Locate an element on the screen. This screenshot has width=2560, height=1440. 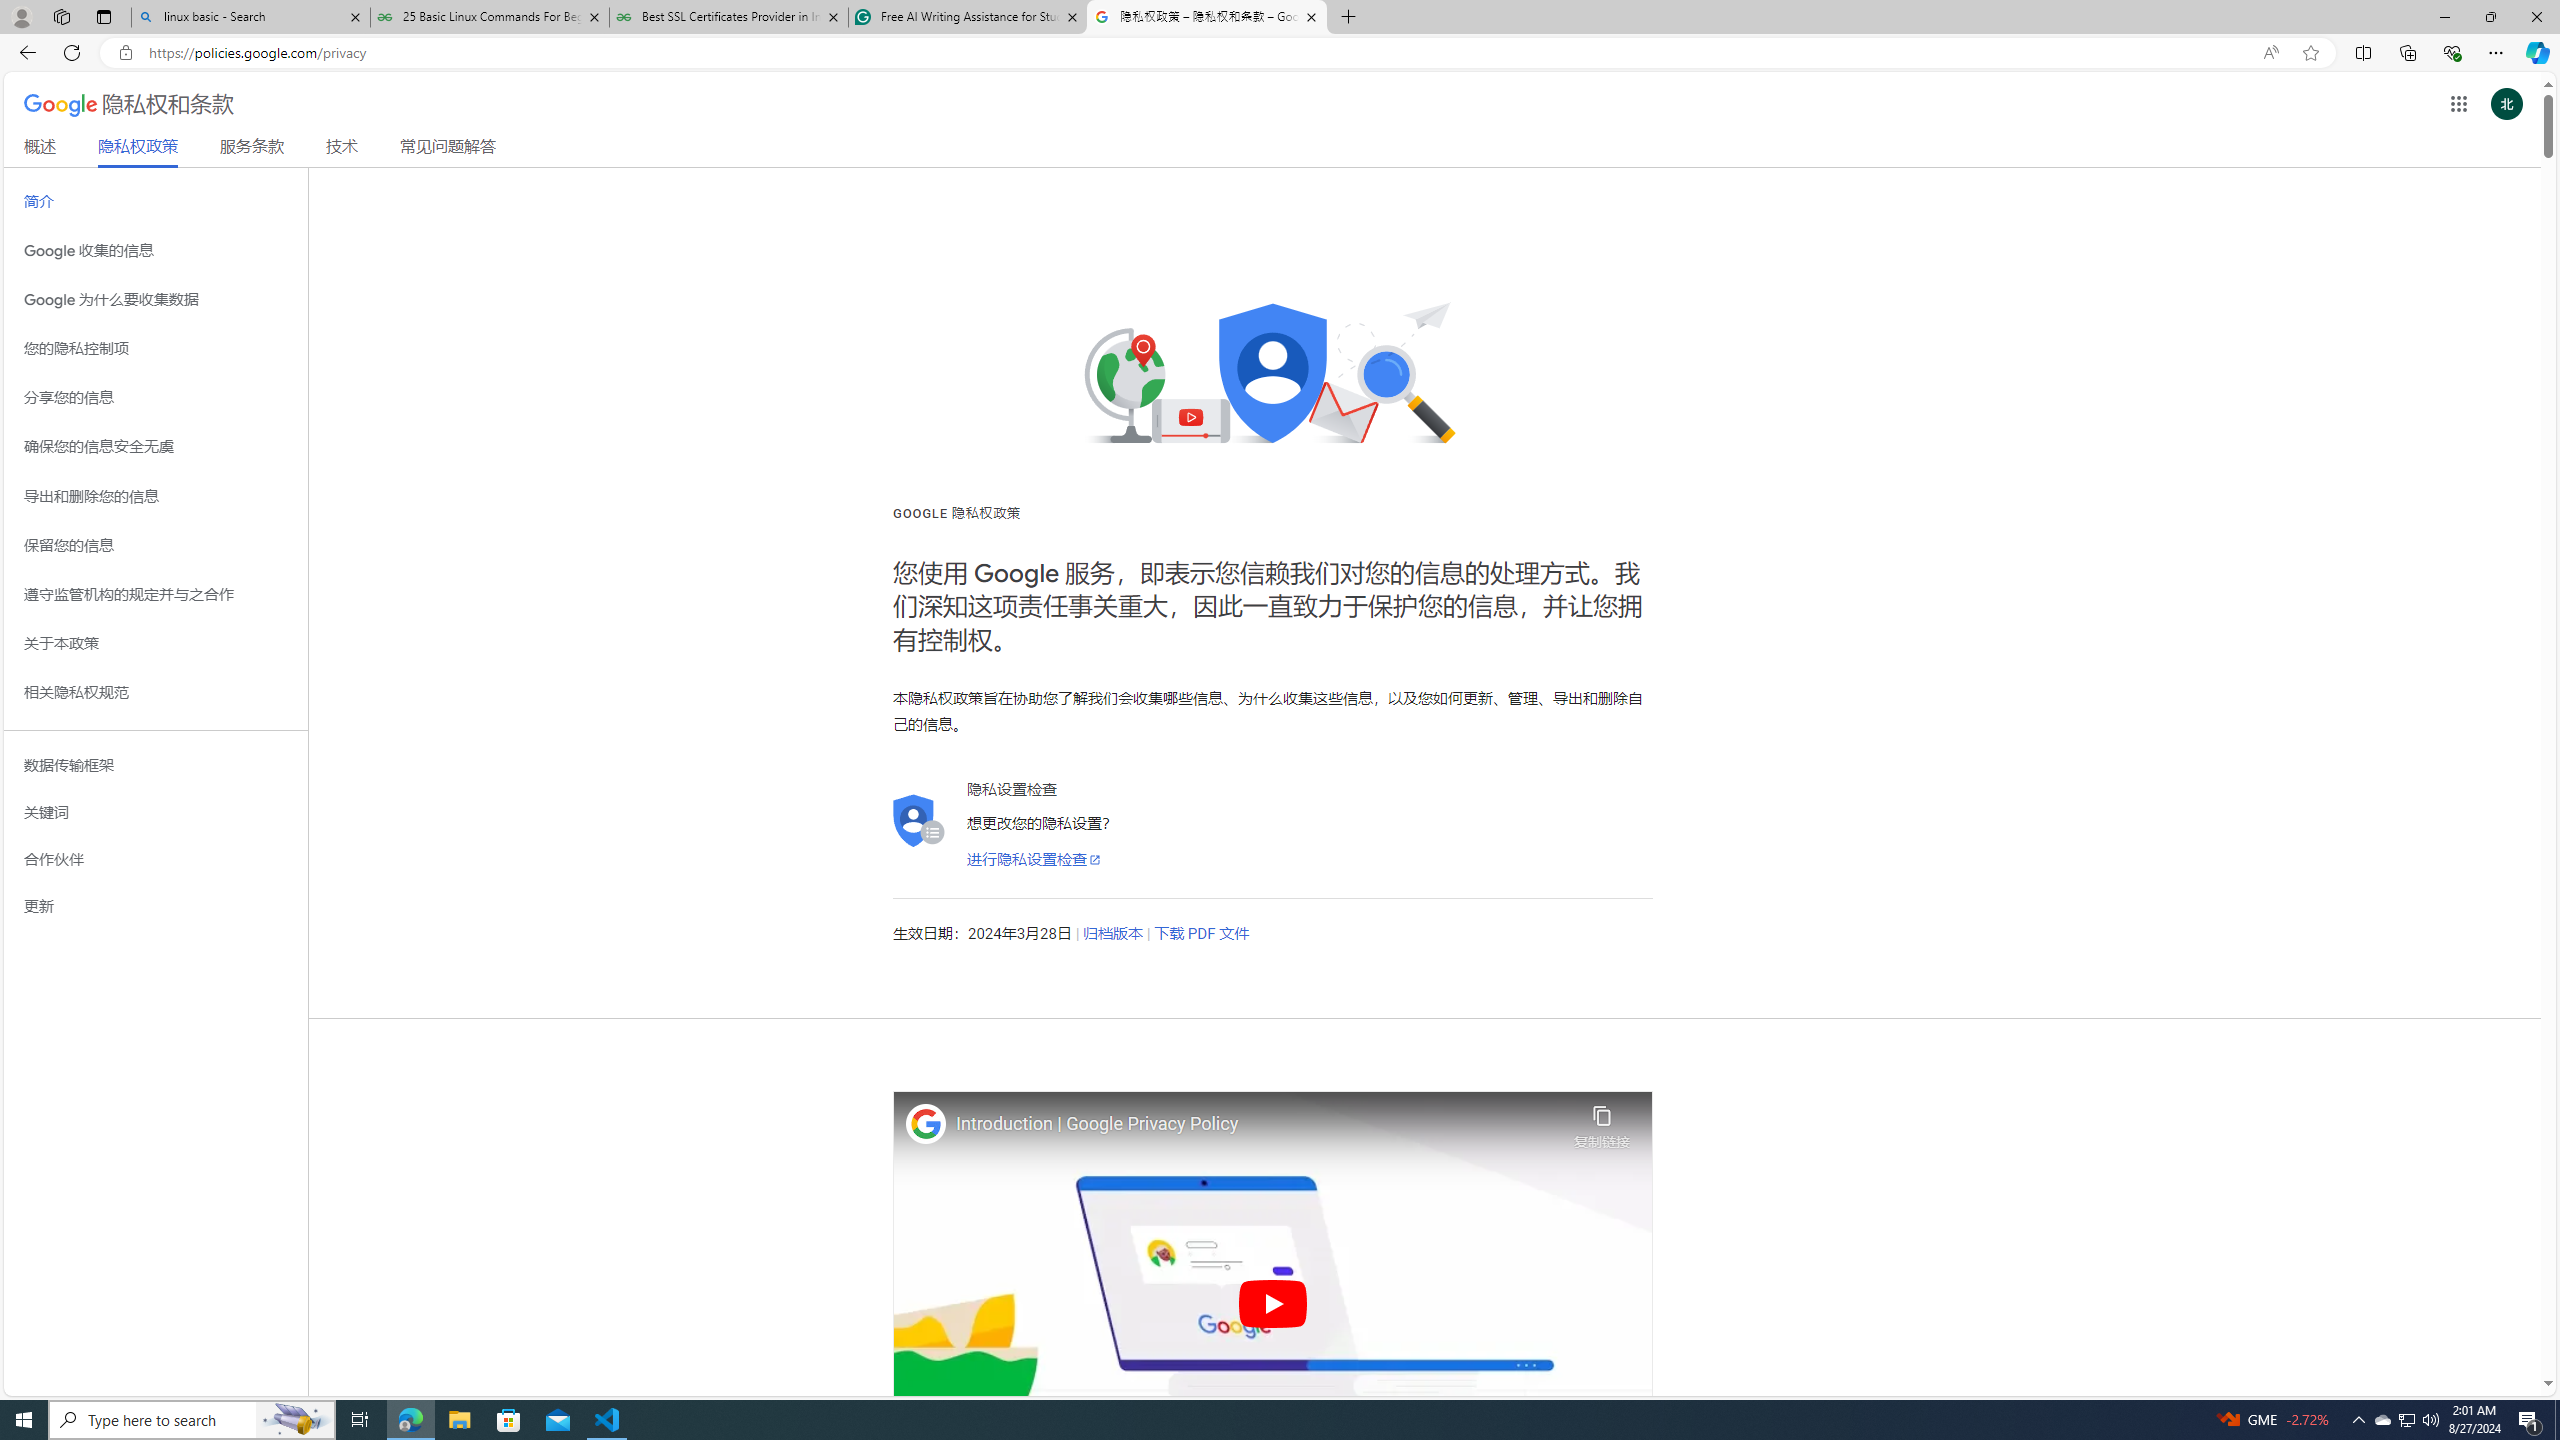
'Best SSL Certificates Provider in India - GeeksforGeeks' is located at coordinates (729, 16).